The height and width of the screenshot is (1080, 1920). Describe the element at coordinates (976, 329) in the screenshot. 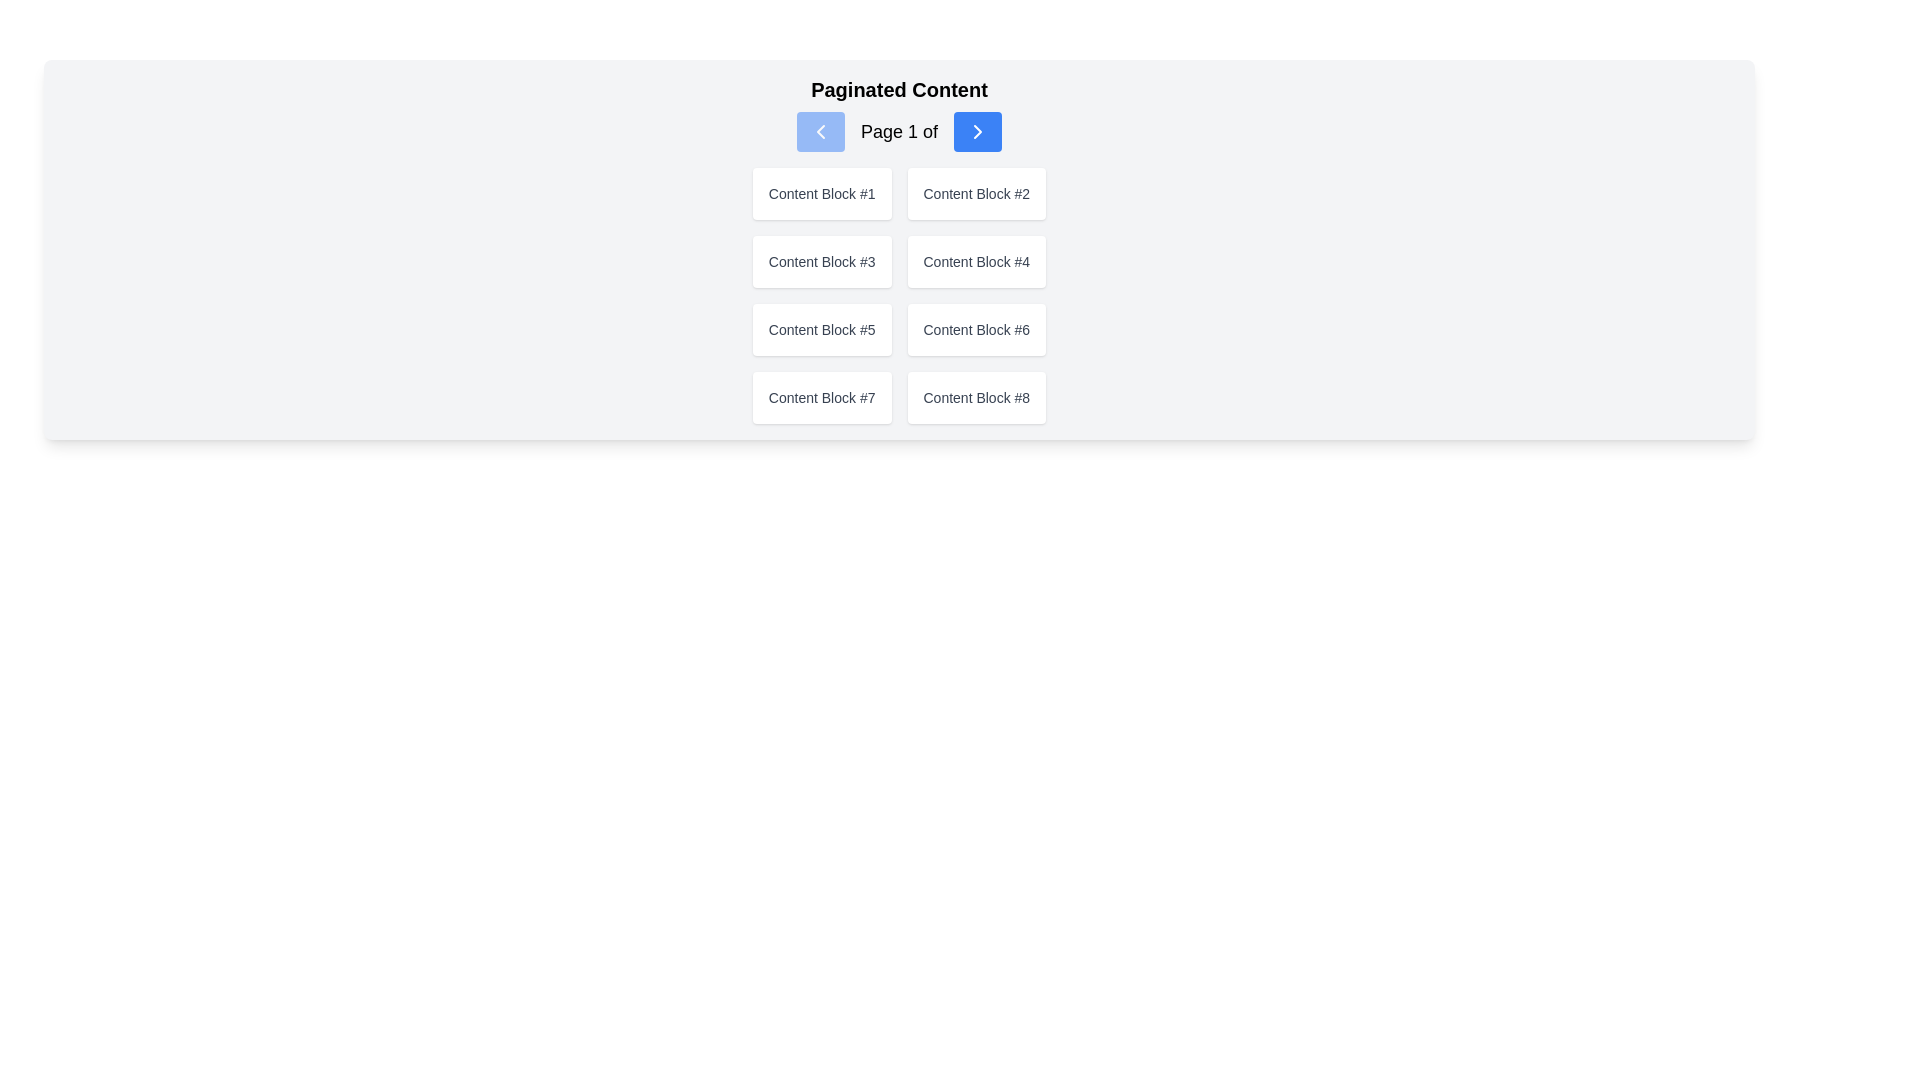

I see `the text label located in the center-right section of the grid layout, specifically in the third column of the second row, which serves as an identifier for the associated card` at that location.